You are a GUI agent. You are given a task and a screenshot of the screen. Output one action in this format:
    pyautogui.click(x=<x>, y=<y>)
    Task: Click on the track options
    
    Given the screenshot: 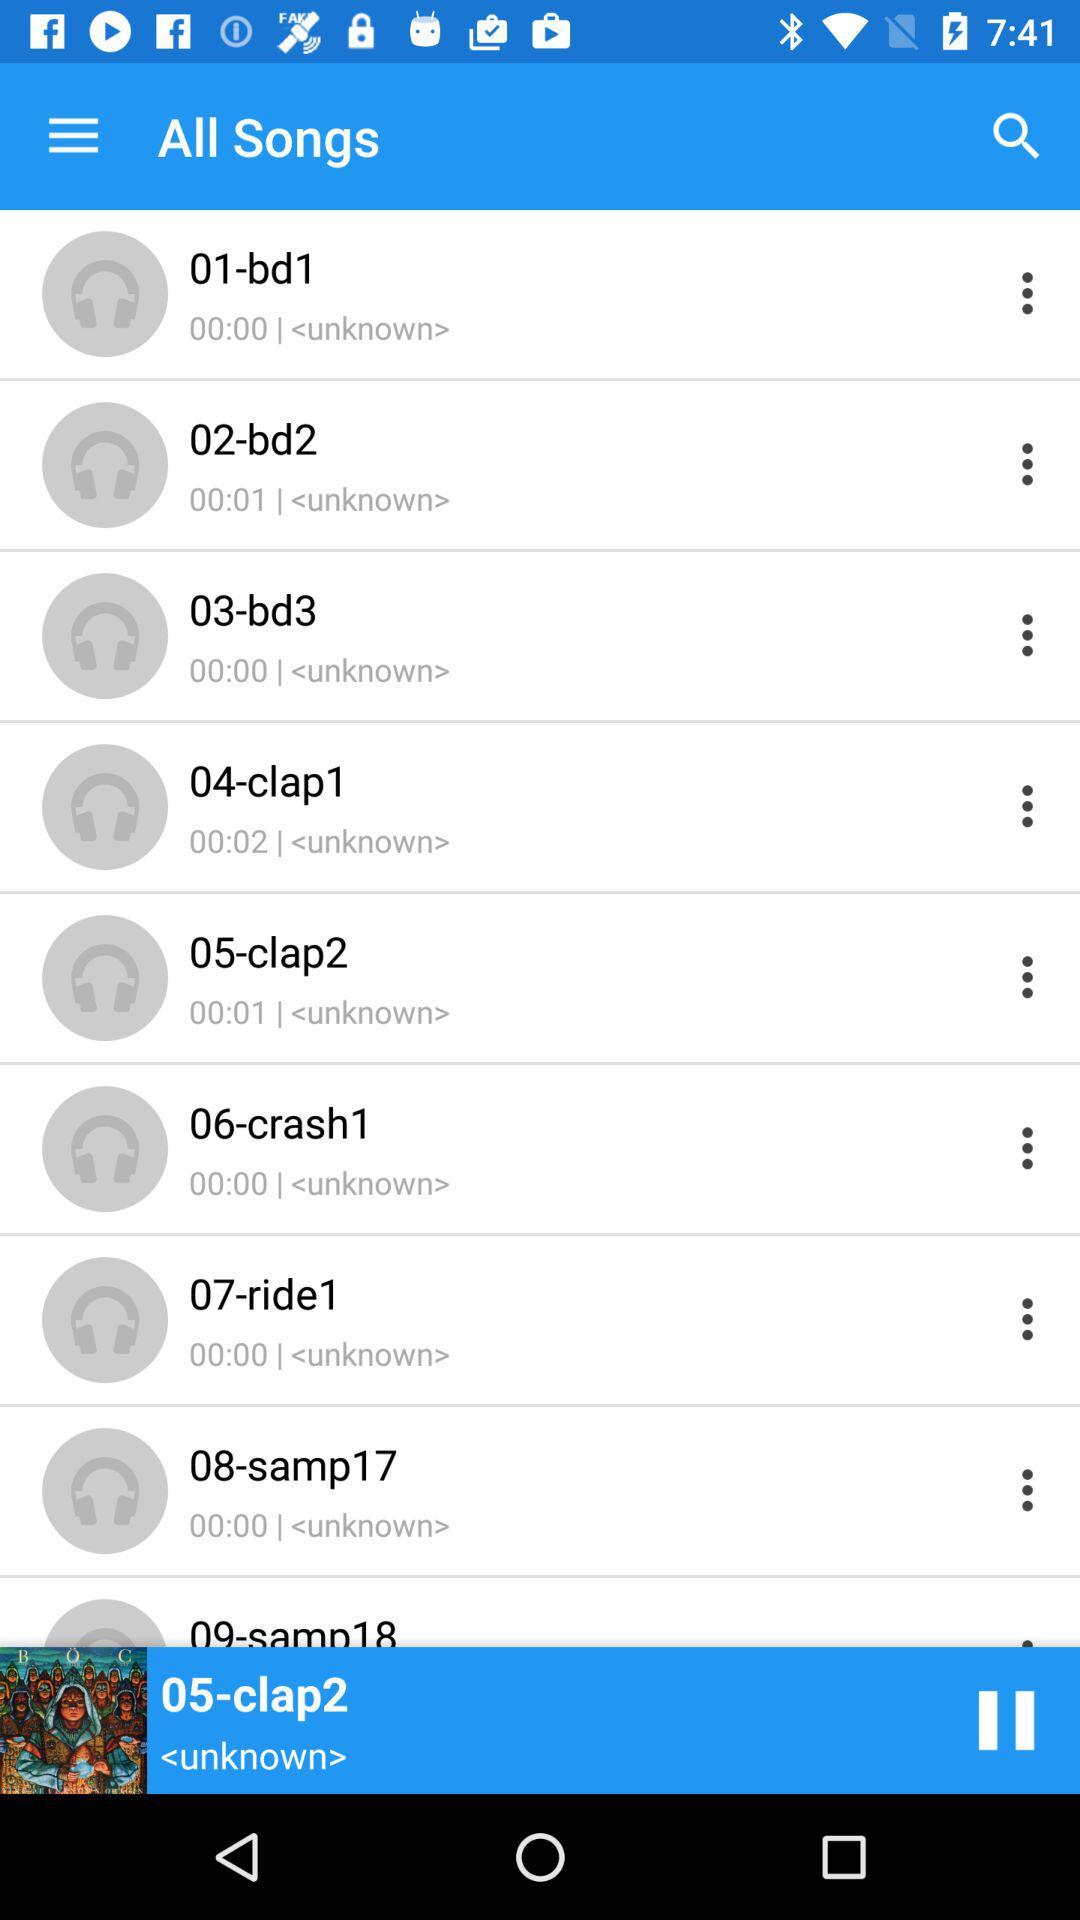 What is the action you would take?
    pyautogui.click(x=1027, y=1319)
    